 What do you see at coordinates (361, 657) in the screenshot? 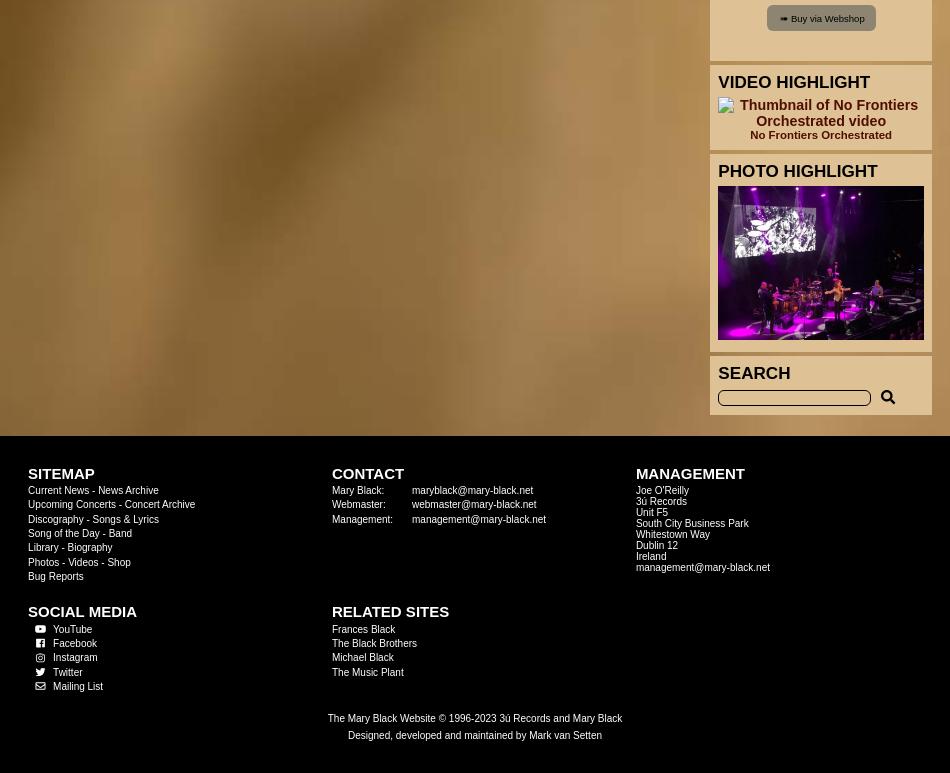
I see `'Michael Black'` at bounding box center [361, 657].